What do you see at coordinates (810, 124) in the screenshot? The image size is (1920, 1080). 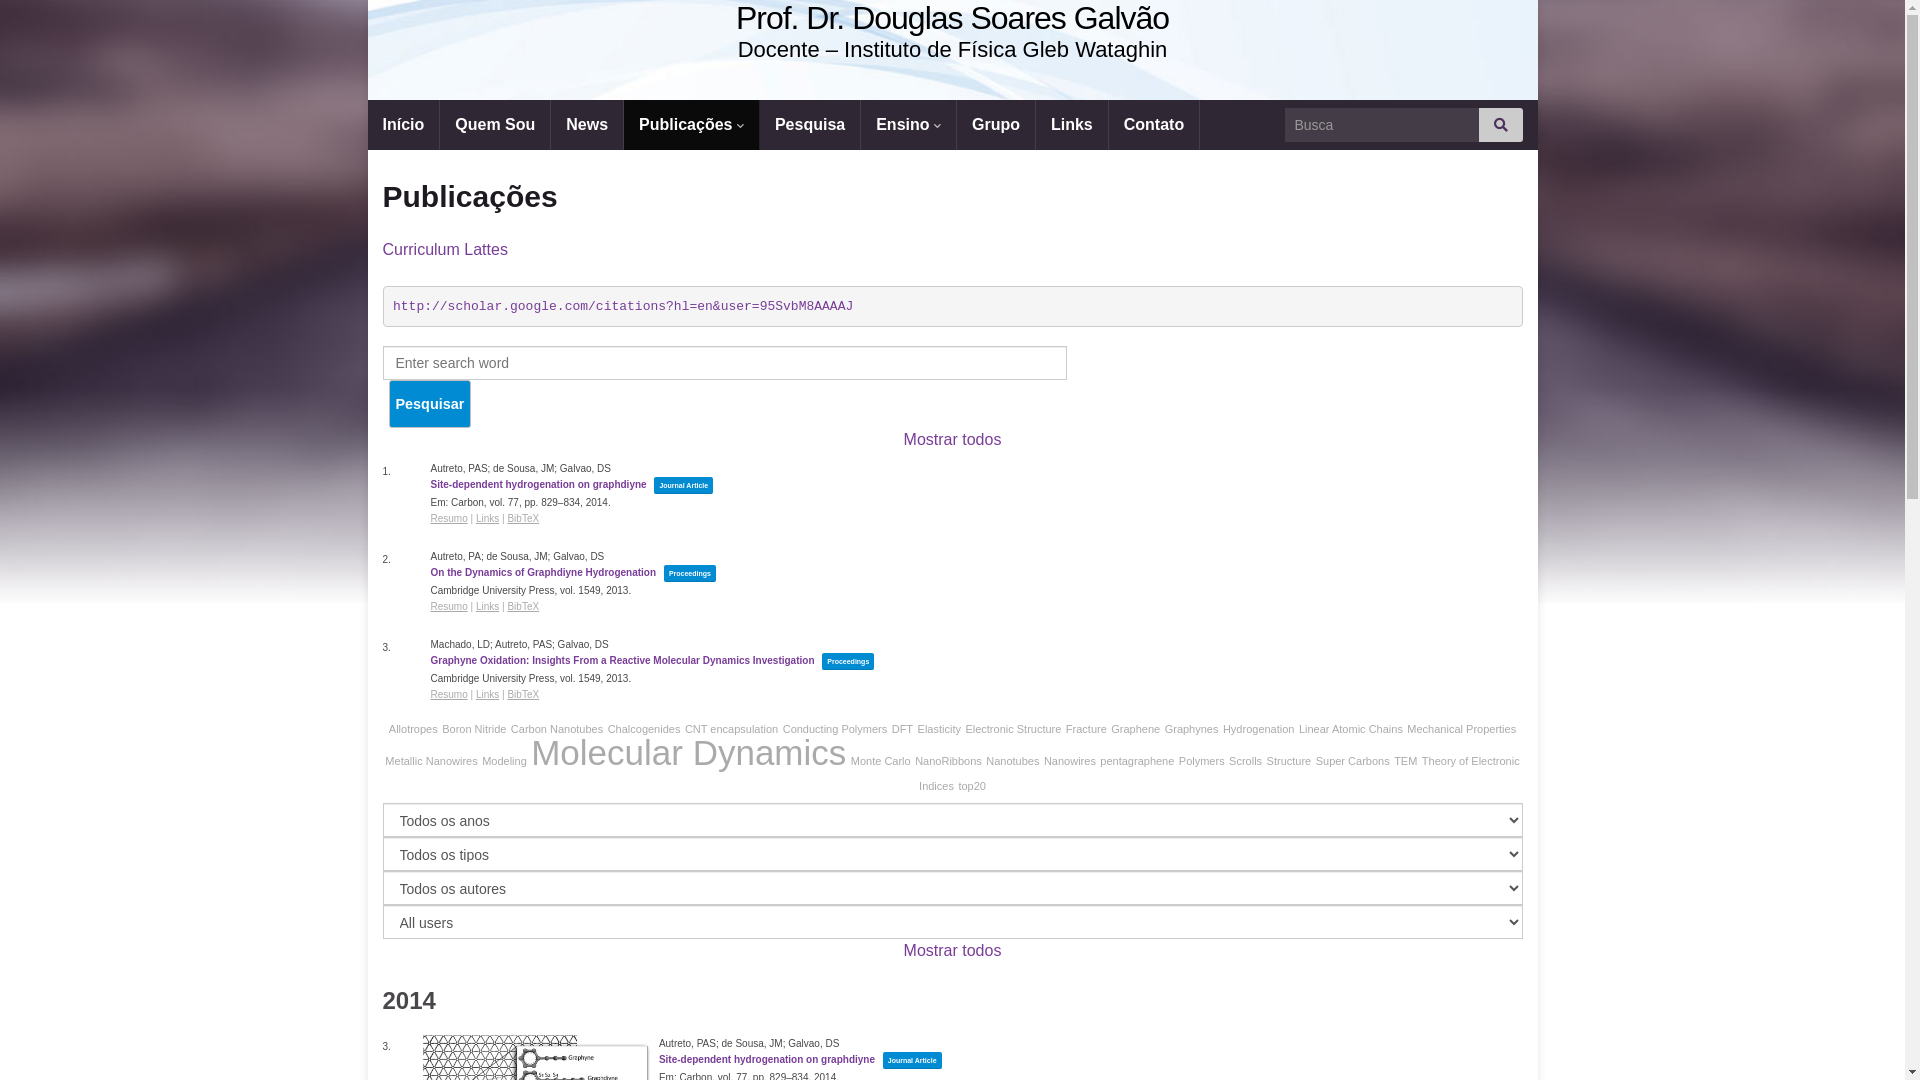 I see `'Pesquisa'` at bounding box center [810, 124].